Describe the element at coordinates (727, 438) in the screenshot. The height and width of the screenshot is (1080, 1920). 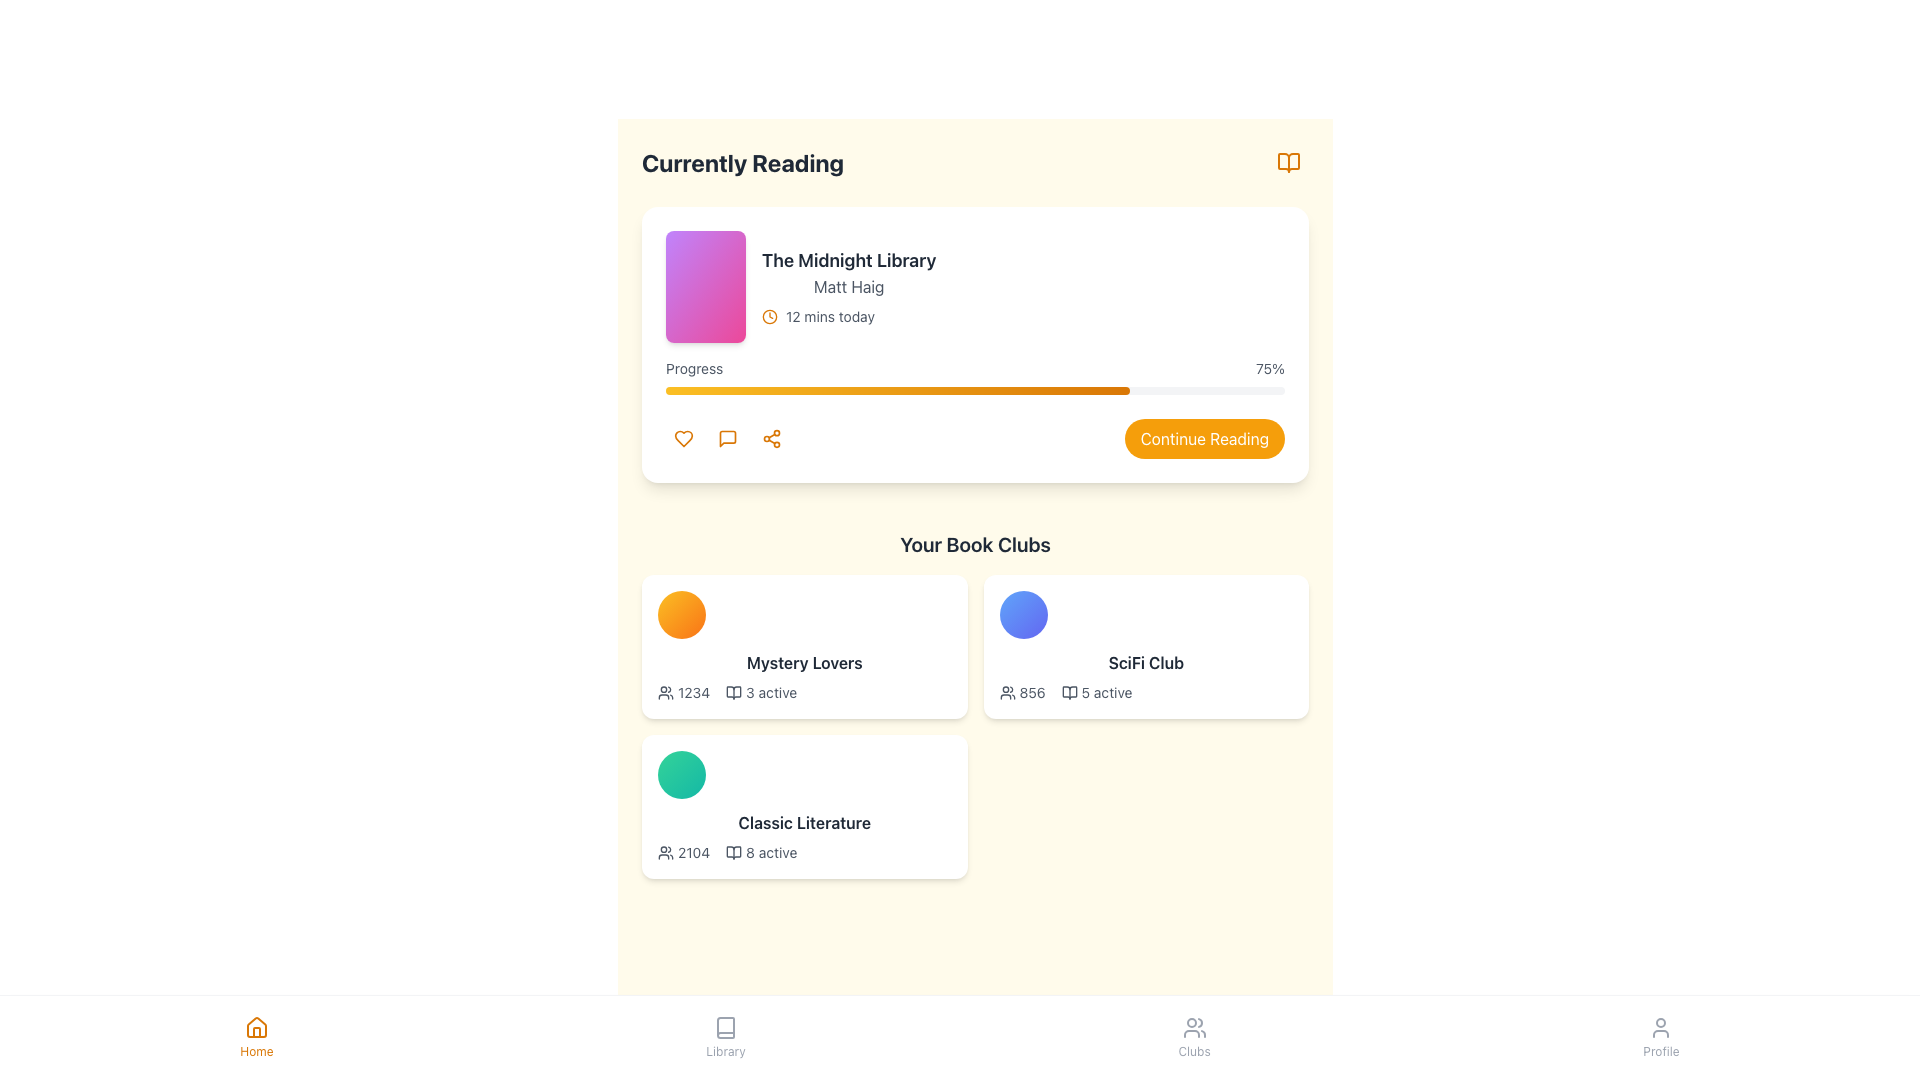
I see `the second button in the 'Currently Reading' section to change its background, which is located between the heart-shaped icon button and the share icon button` at that location.